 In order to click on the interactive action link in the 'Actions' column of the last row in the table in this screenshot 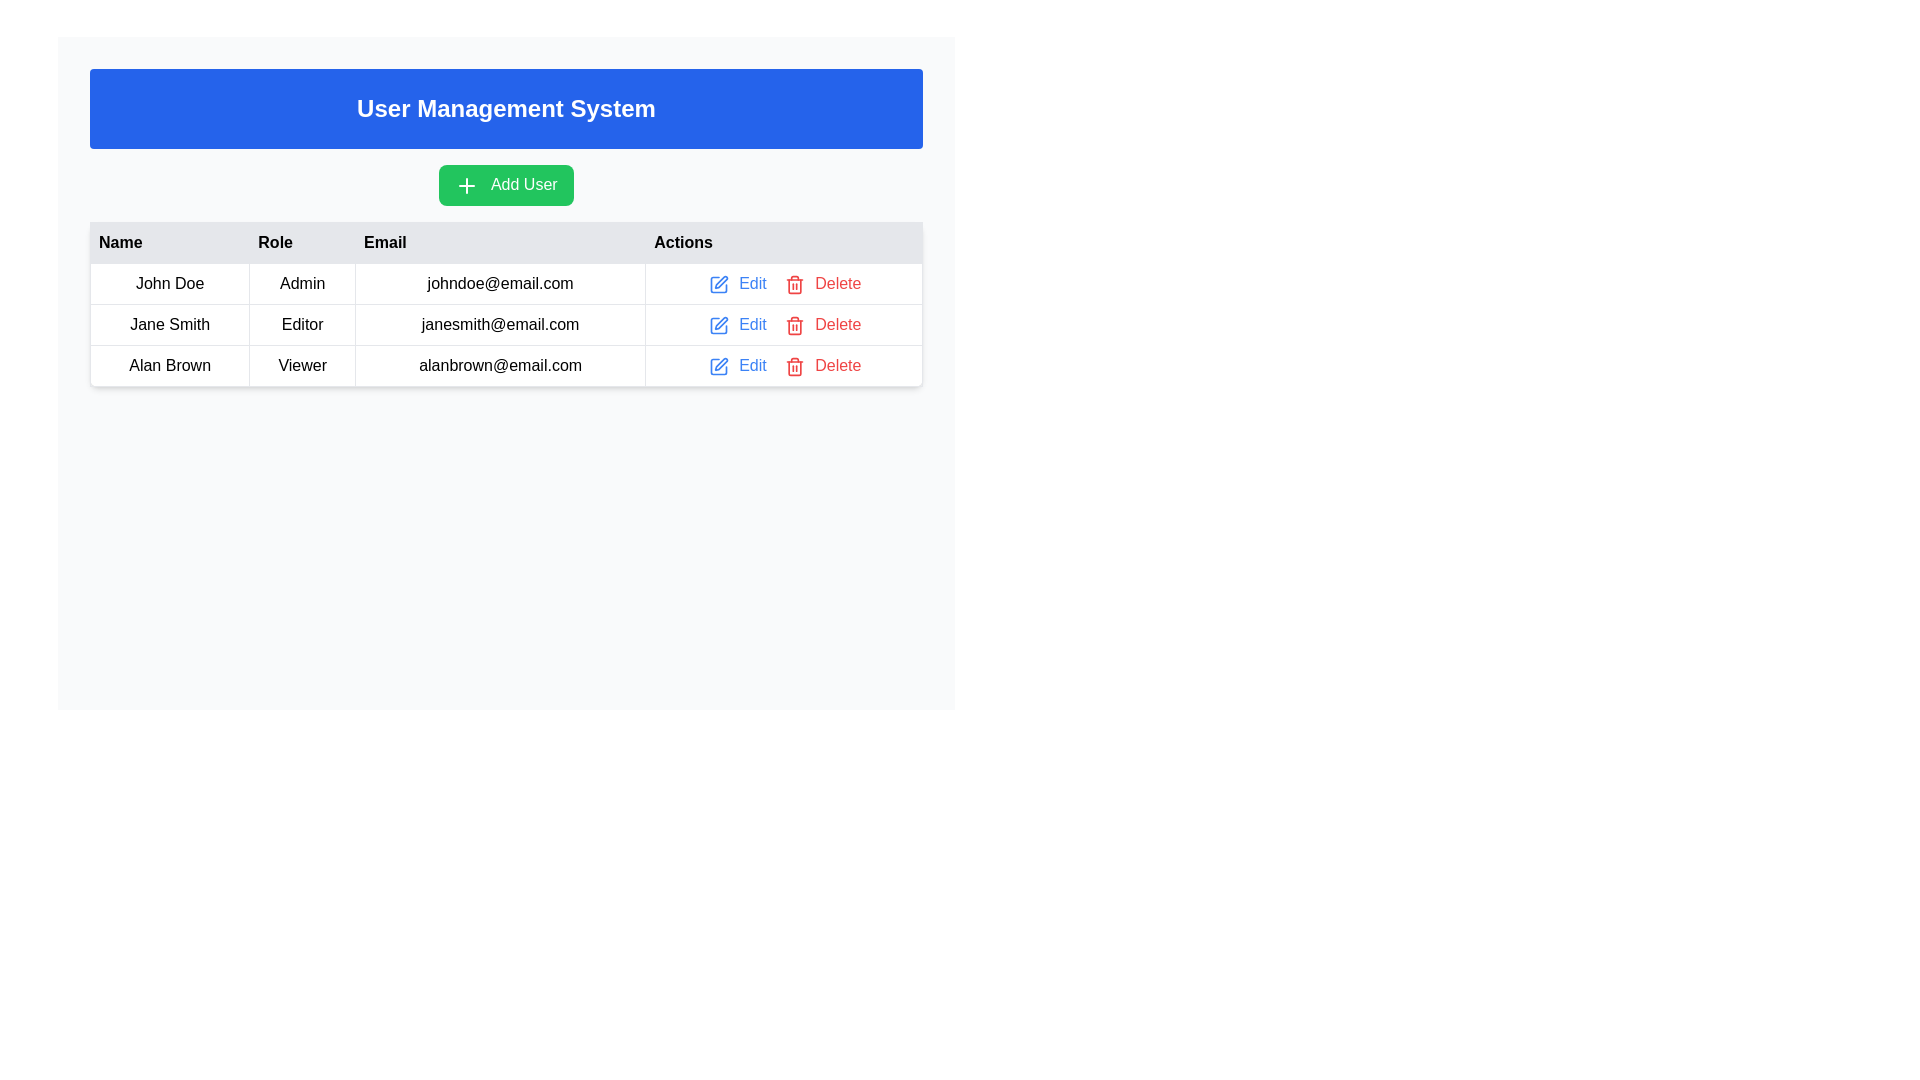, I will do `click(735, 365)`.